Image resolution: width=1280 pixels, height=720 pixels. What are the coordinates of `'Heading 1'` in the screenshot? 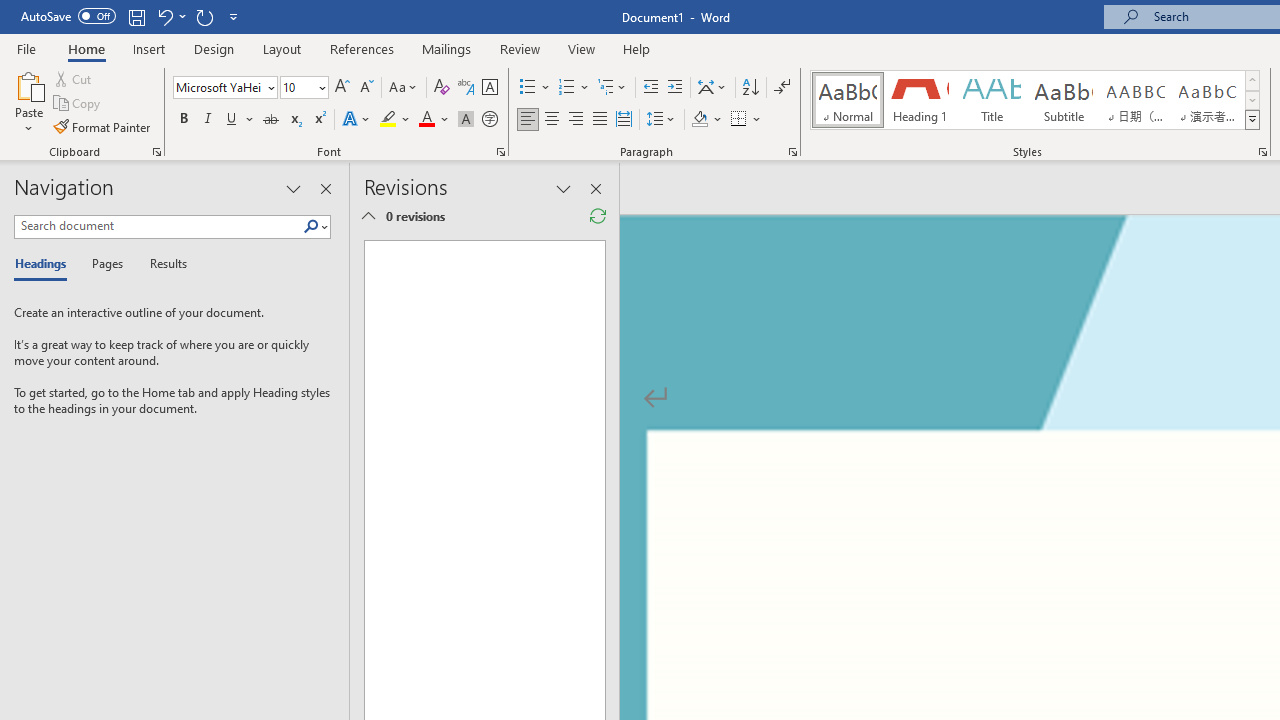 It's located at (919, 100).